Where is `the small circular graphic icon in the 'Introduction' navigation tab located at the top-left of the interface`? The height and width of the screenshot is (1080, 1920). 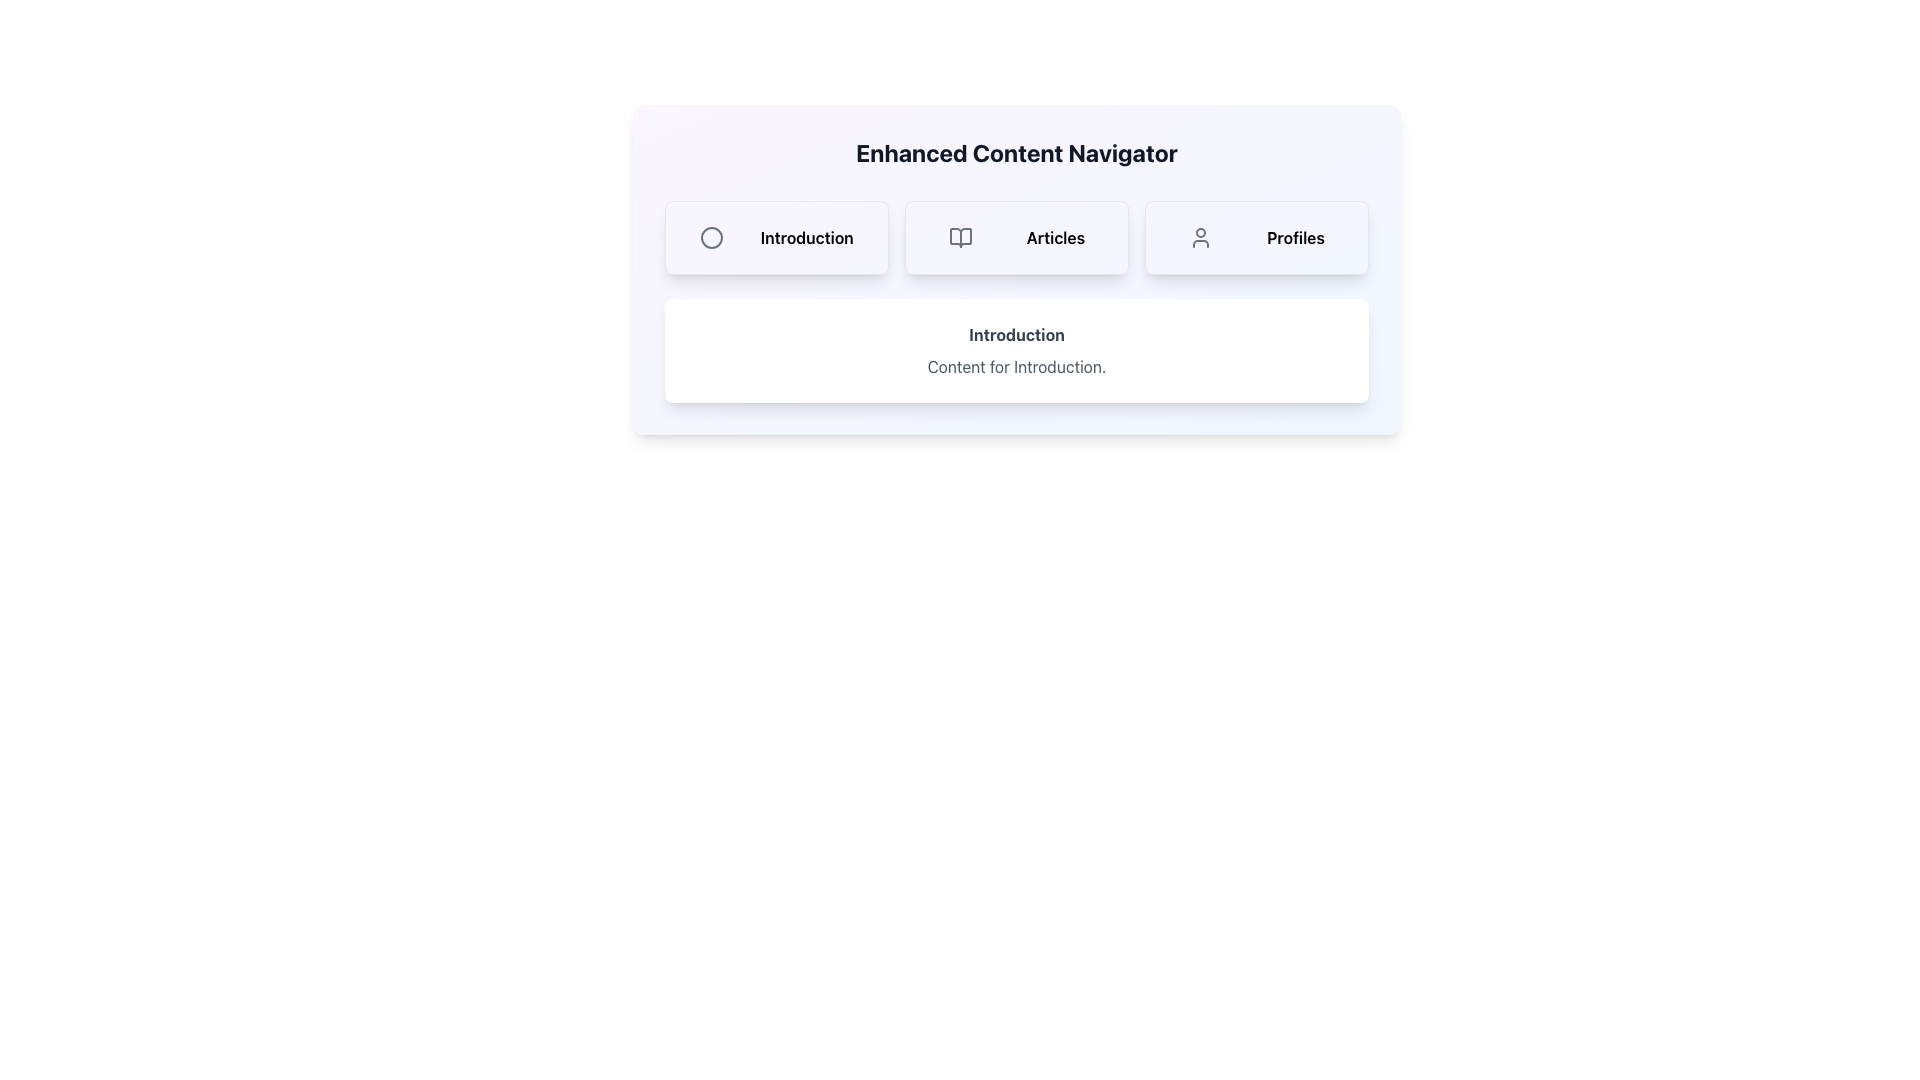 the small circular graphic icon in the 'Introduction' navigation tab located at the top-left of the interface is located at coordinates (712, 237).